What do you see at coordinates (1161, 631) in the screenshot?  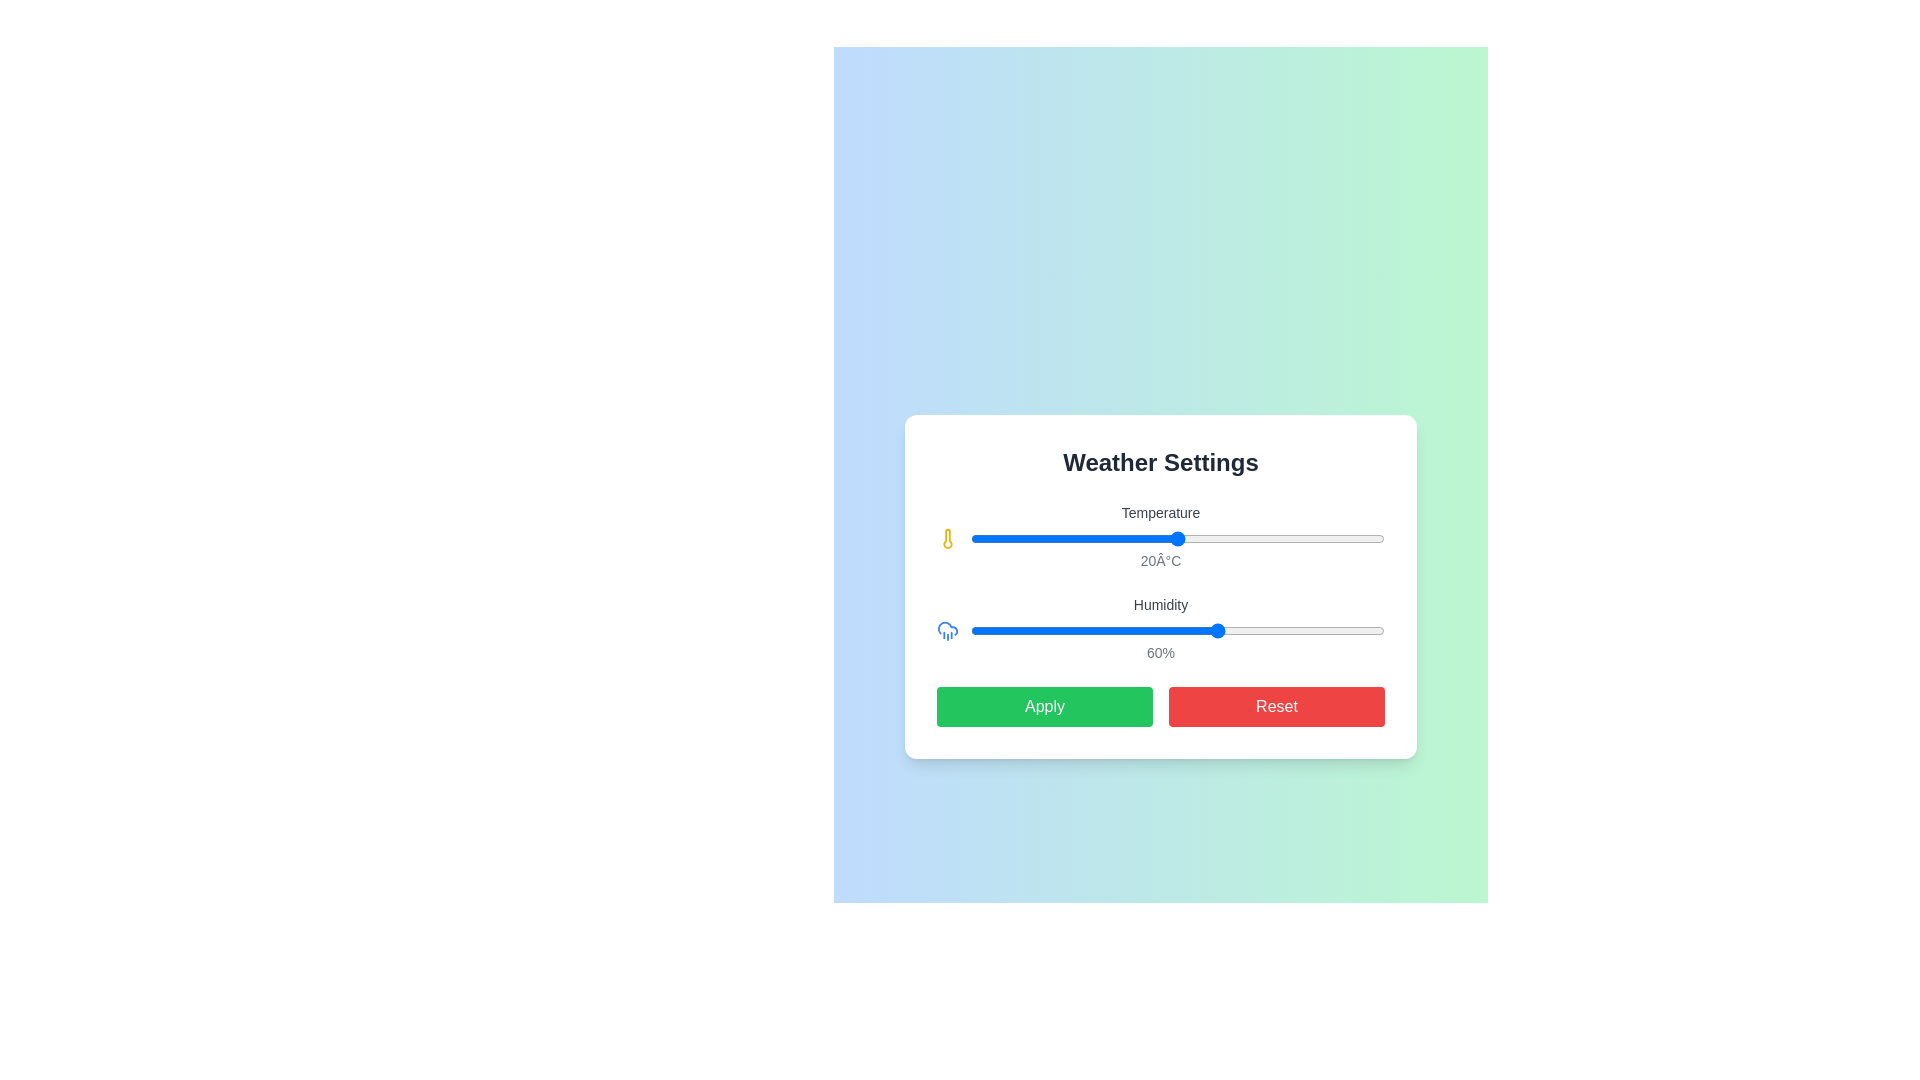 I see `the humidity adjustment slider located below the 'Humidity' label and above the '60%' text for keyboard interaction` at bounding box center [1161, 631].